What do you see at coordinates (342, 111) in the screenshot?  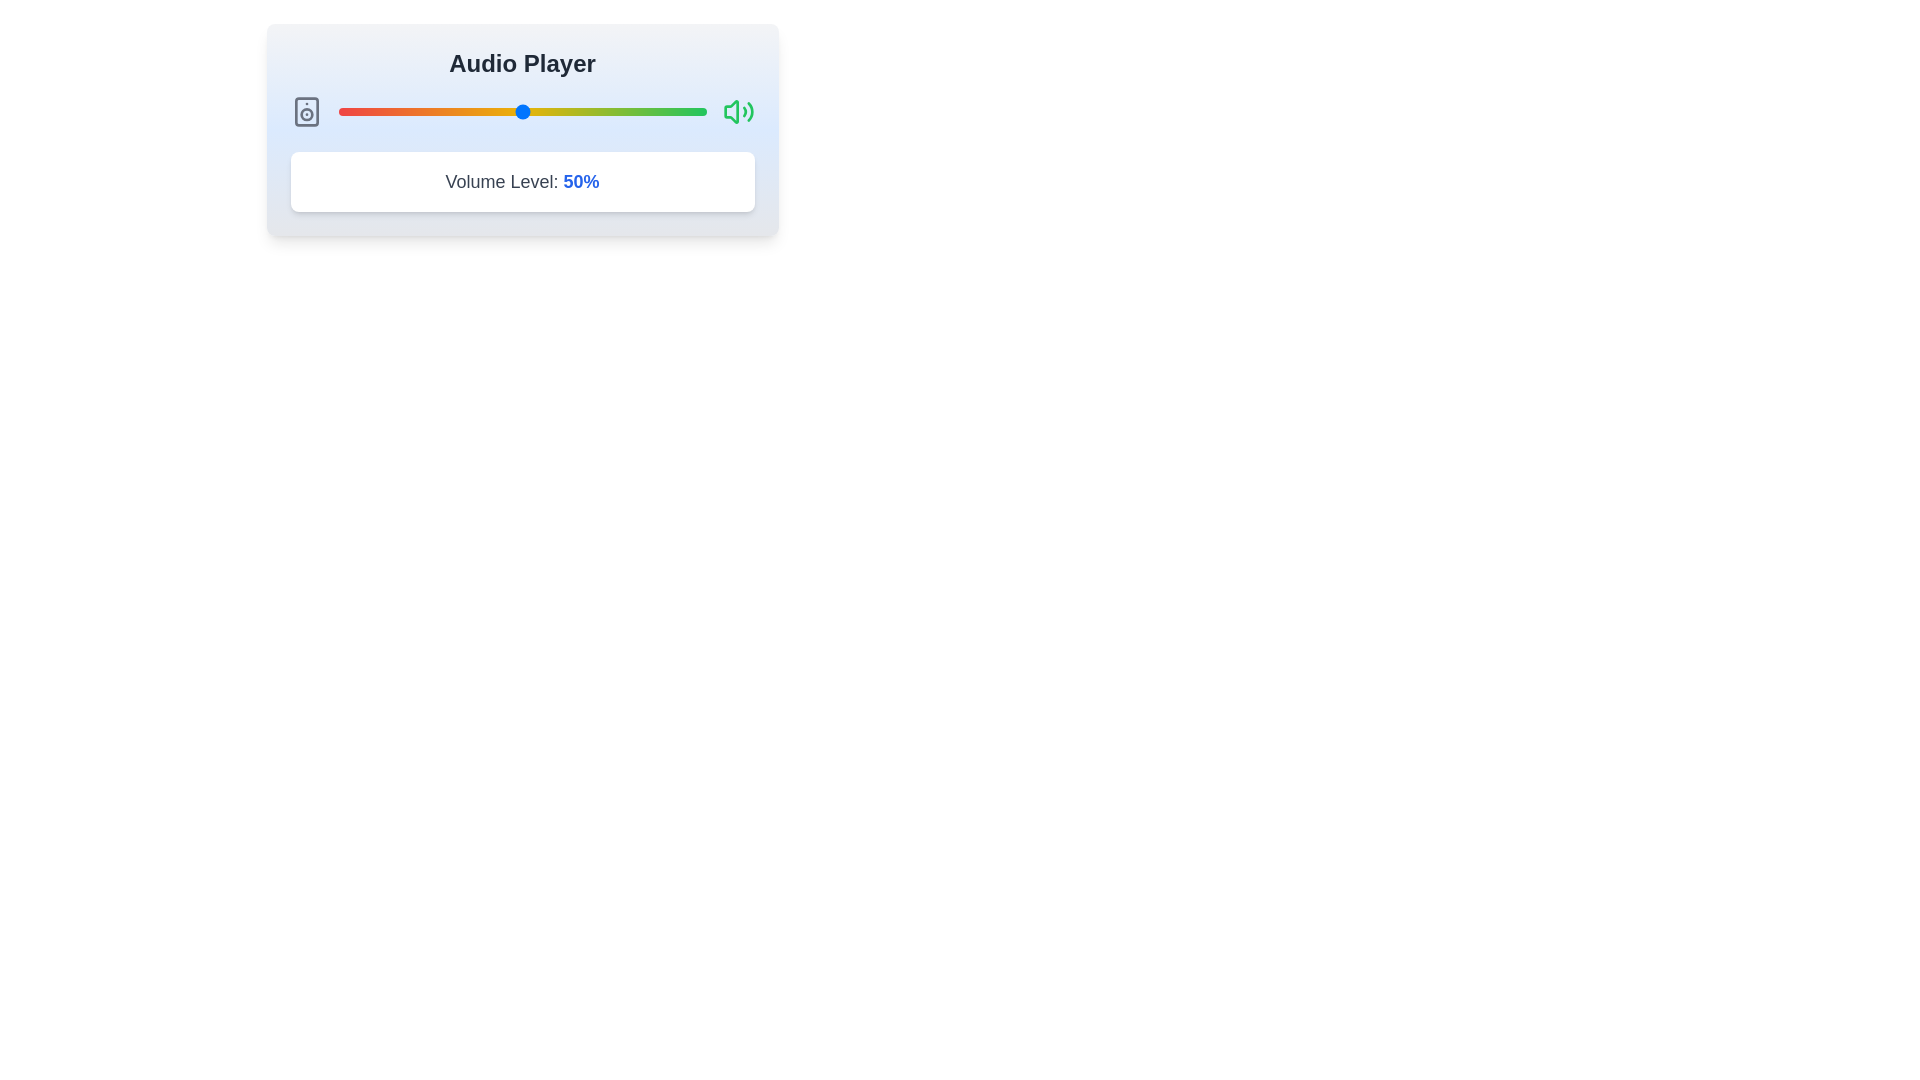 I see `the volume slider to 1% by dragging the slider` at bounding box center [342, 111].